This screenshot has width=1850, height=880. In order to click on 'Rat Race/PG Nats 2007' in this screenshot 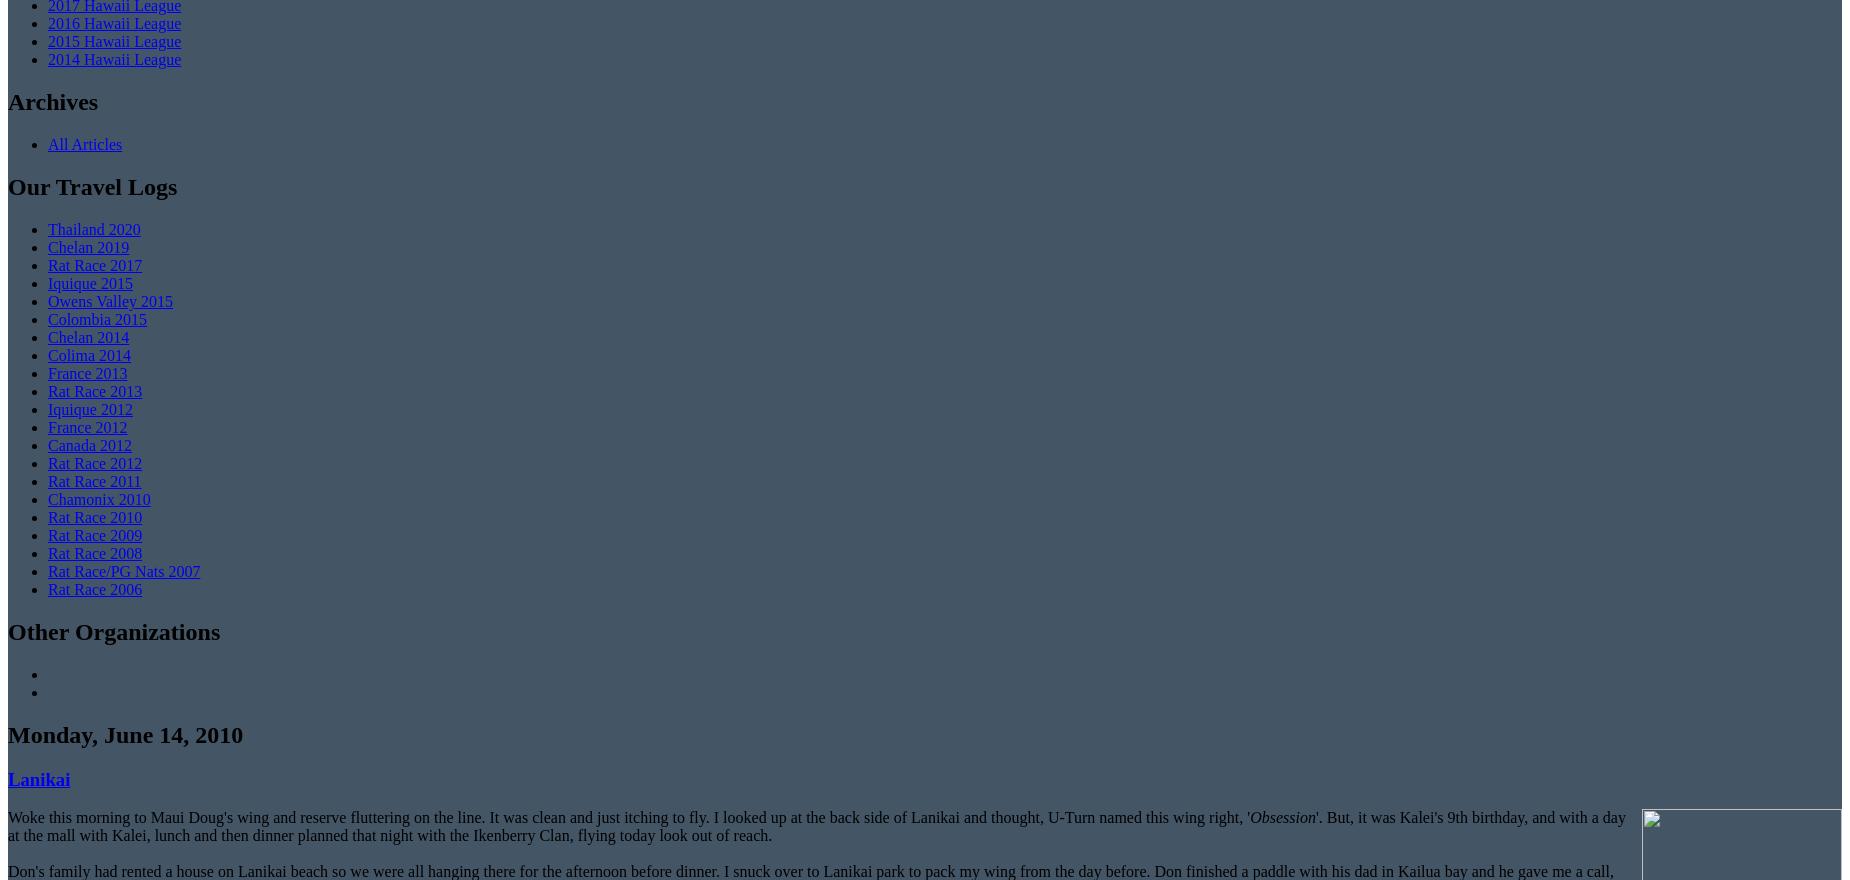, I will do `click(122, 571)`.